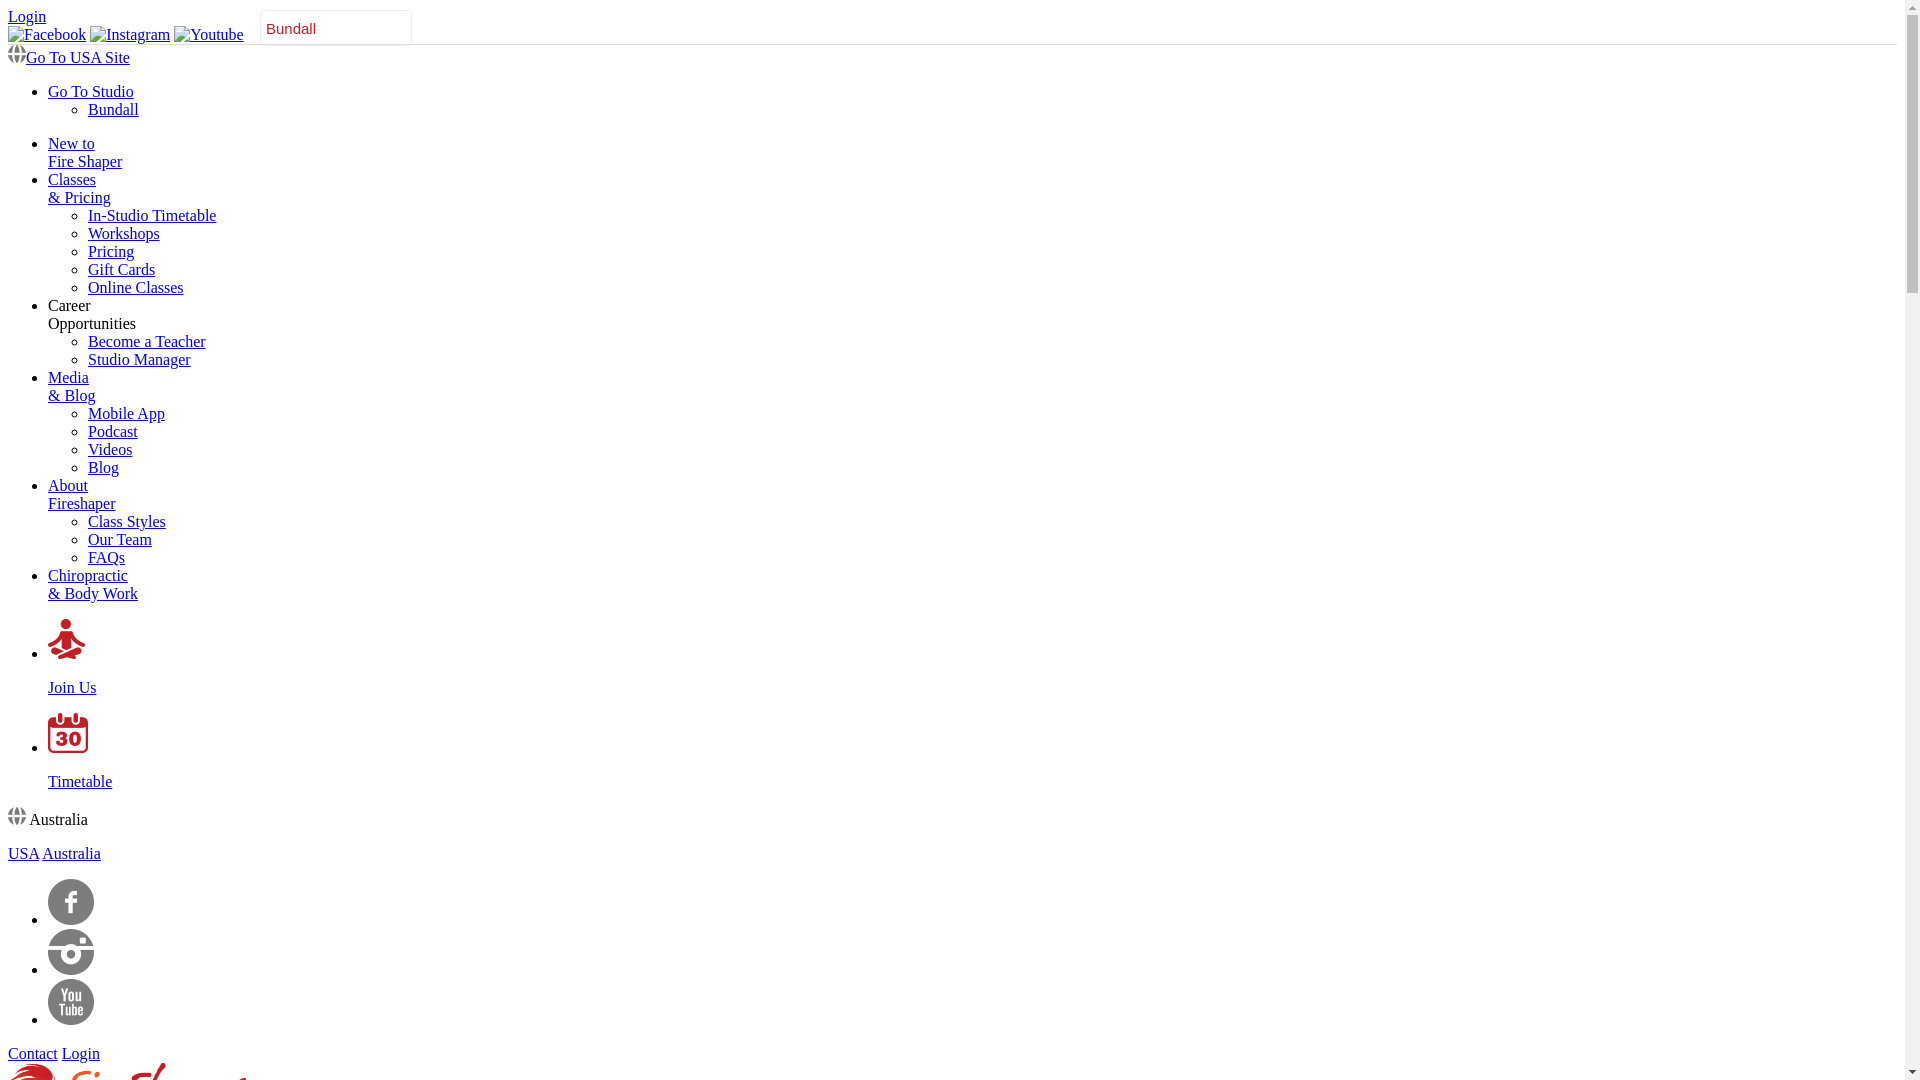 Image resolution: width=1920 pixels, height=1080 pixels. I want to click on 'Workshops', so click(86, 232).